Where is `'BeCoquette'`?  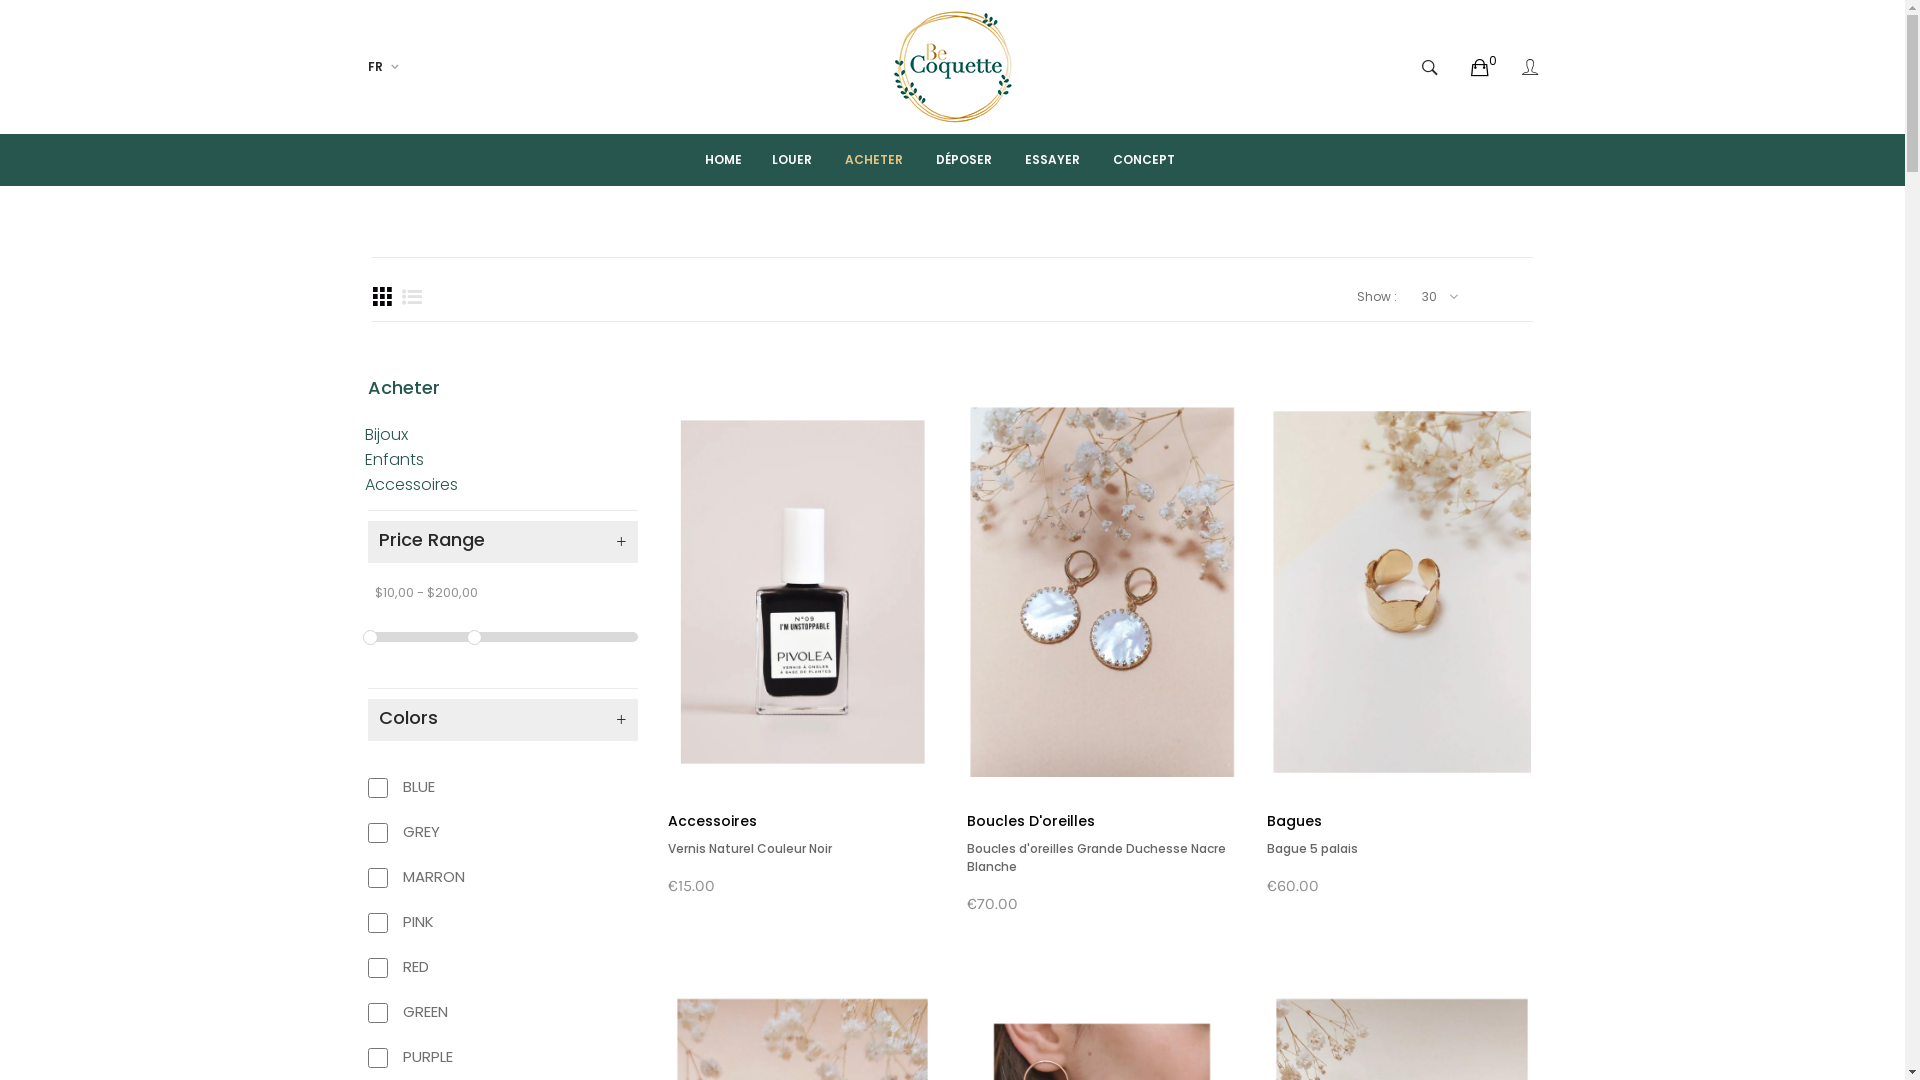 'BeCoquette' is located at coordinates (952, 65).